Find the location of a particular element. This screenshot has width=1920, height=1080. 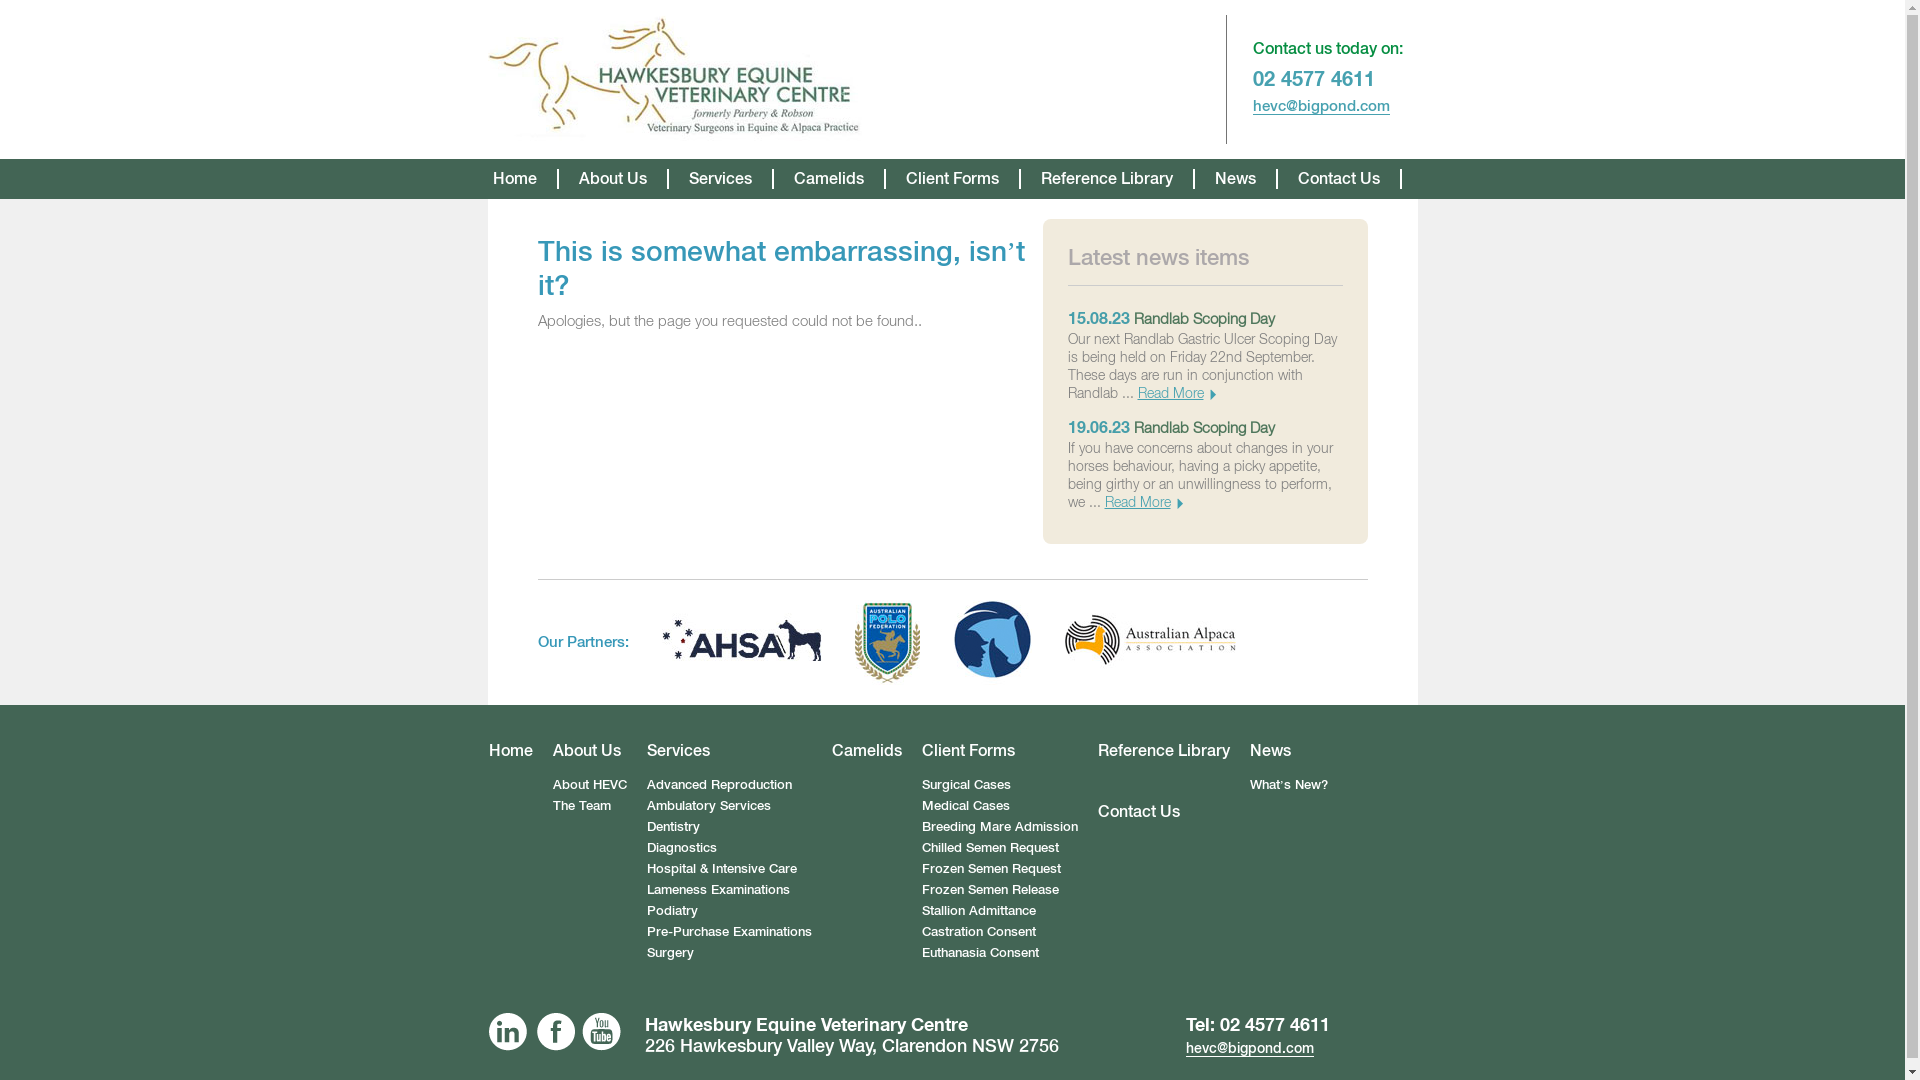

'Ambulatory Services' is located at coordinates (709, 804).